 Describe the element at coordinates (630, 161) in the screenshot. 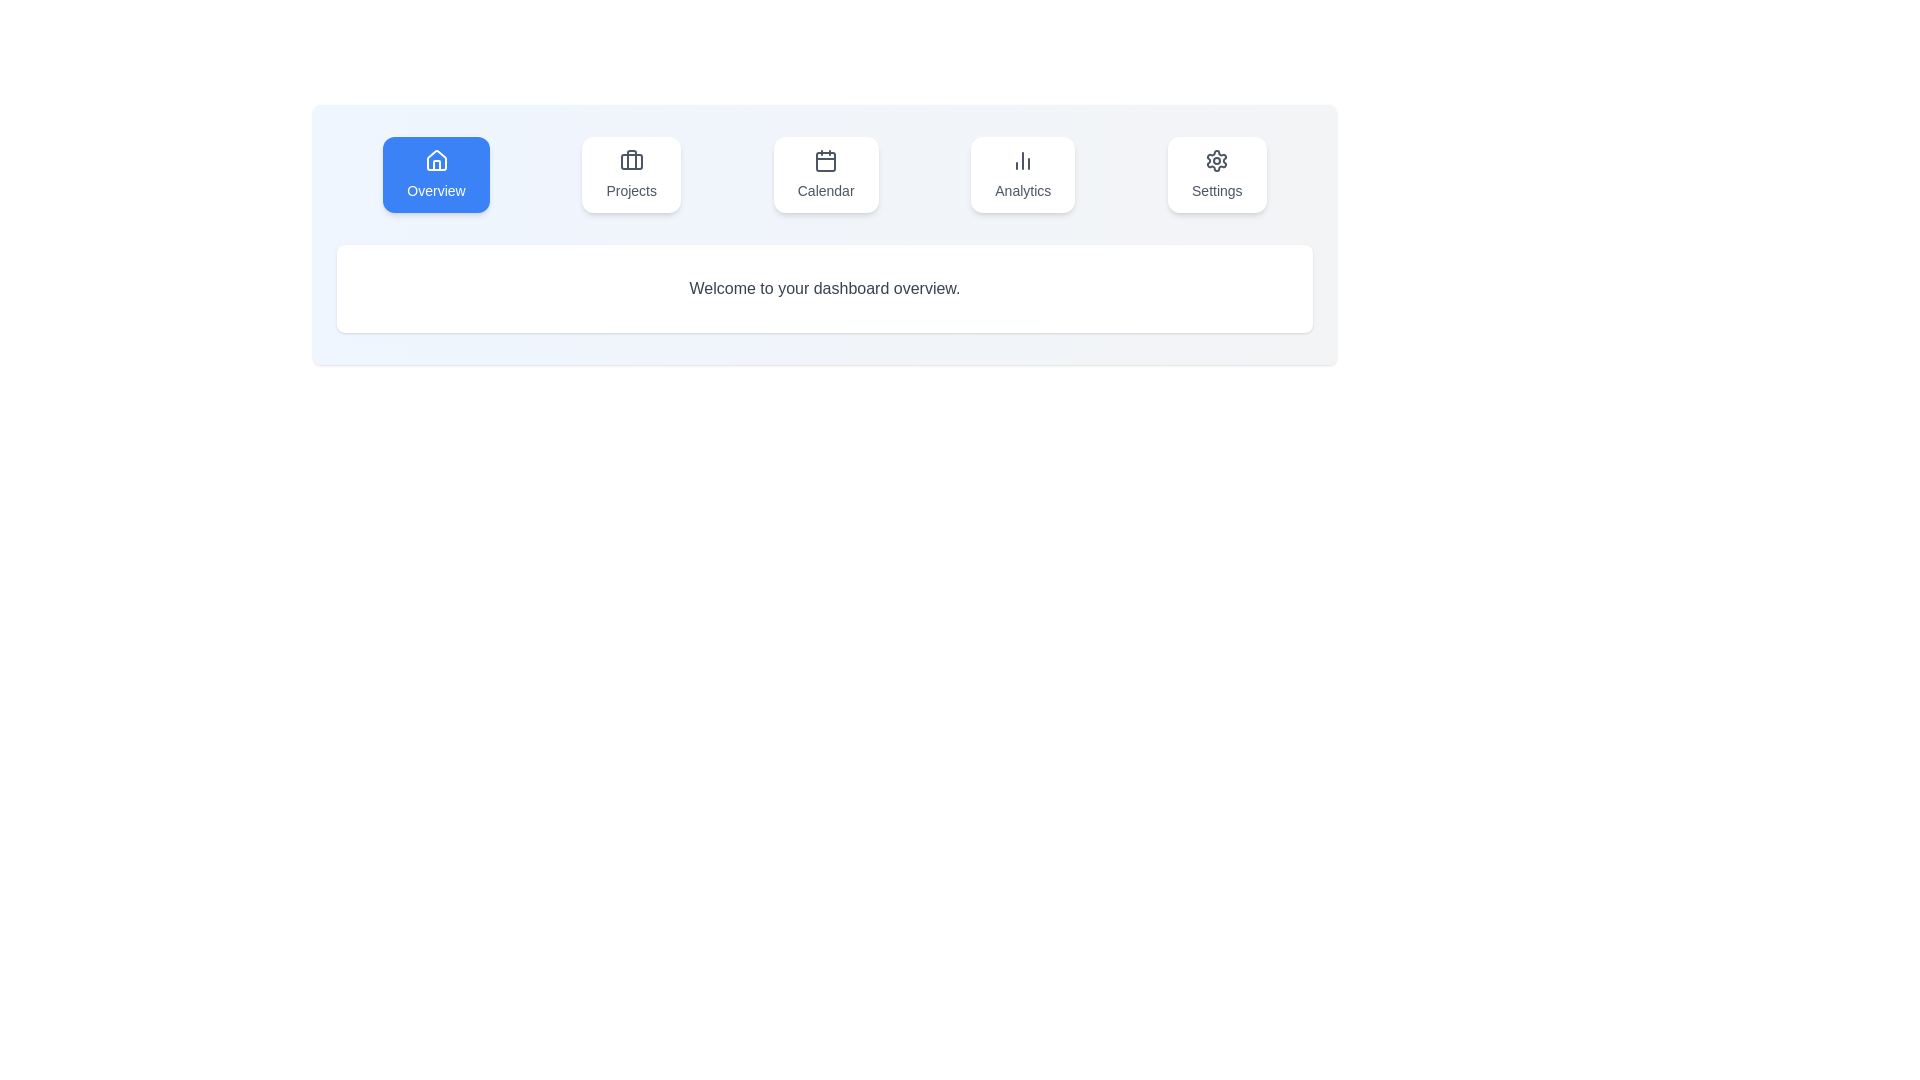

I see `the bottom portion of the briefcase icon representing the 'Projects' feature in the top navigation bar` at that location.